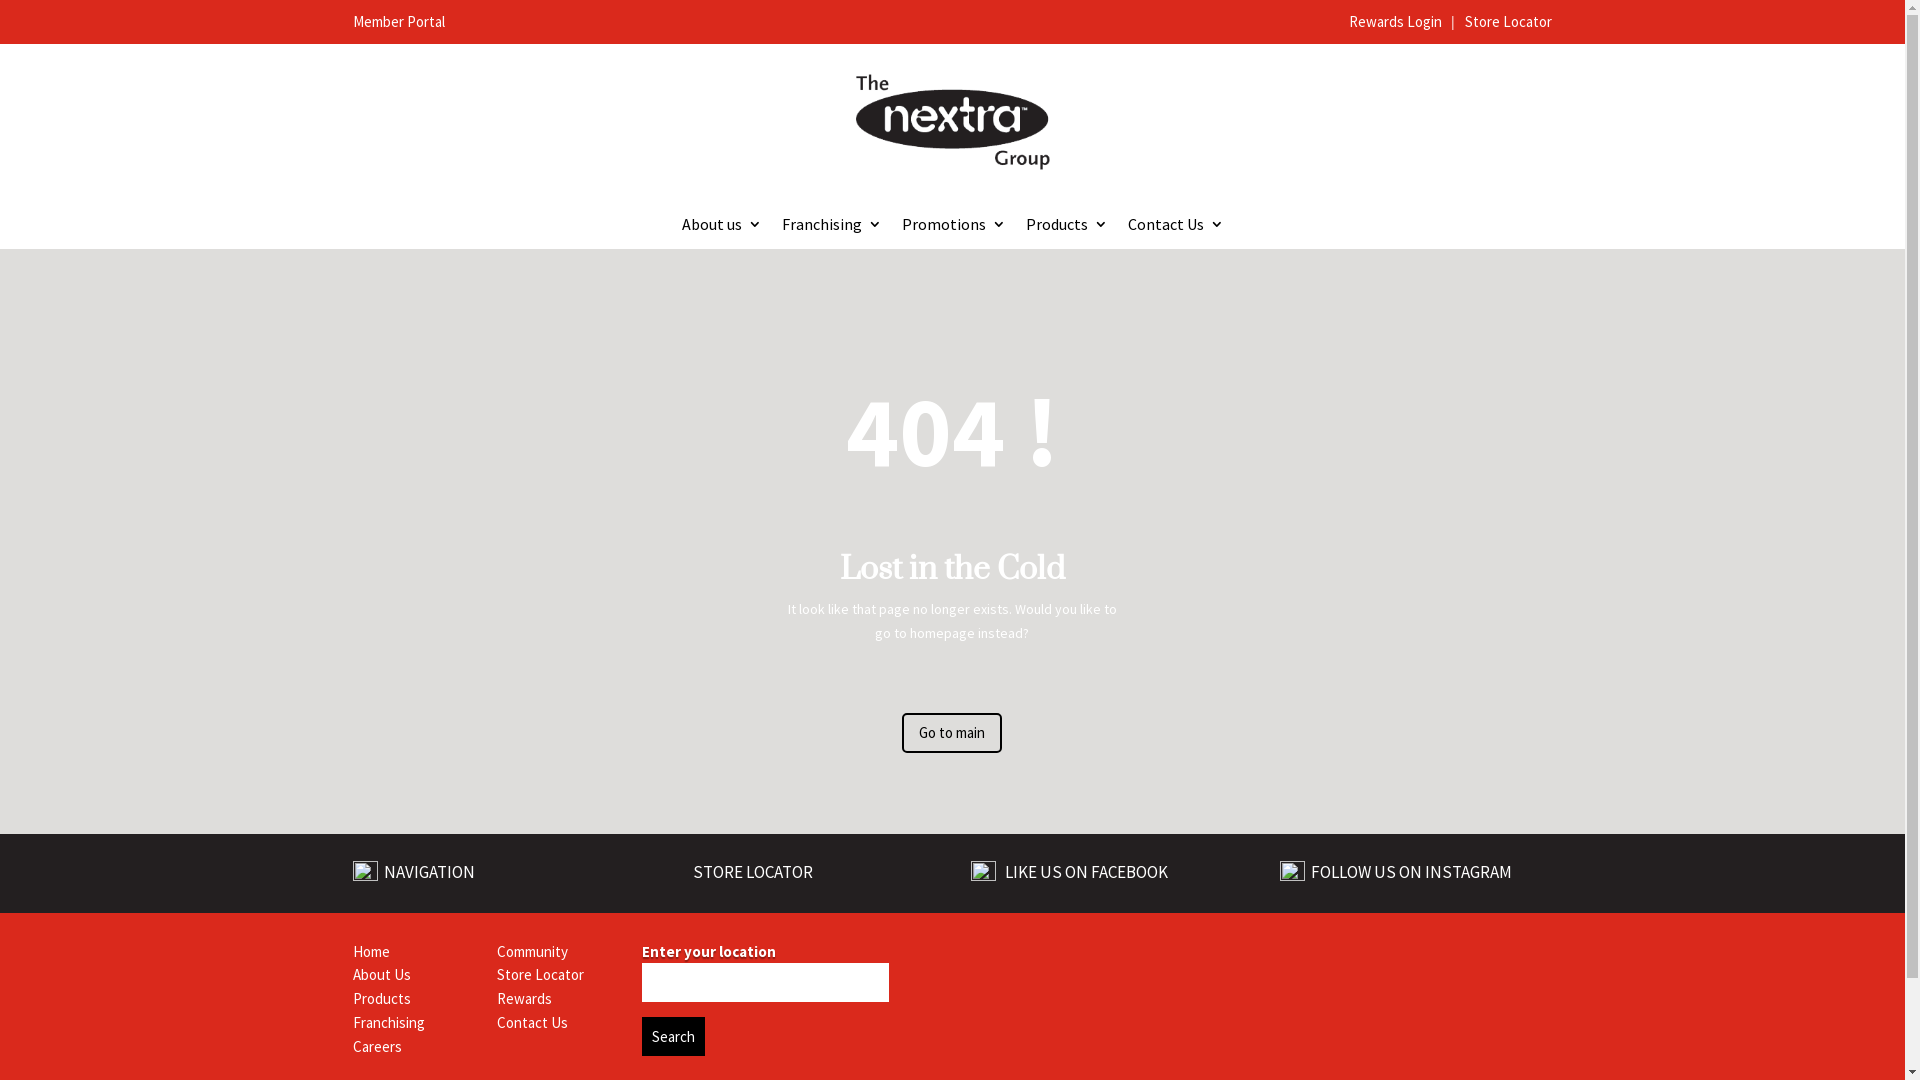 The width and height of the screenshot is (1920, 1080). Describe the element at coordinates (370, 950) in the screenshot. I see `'Home'` at that location.